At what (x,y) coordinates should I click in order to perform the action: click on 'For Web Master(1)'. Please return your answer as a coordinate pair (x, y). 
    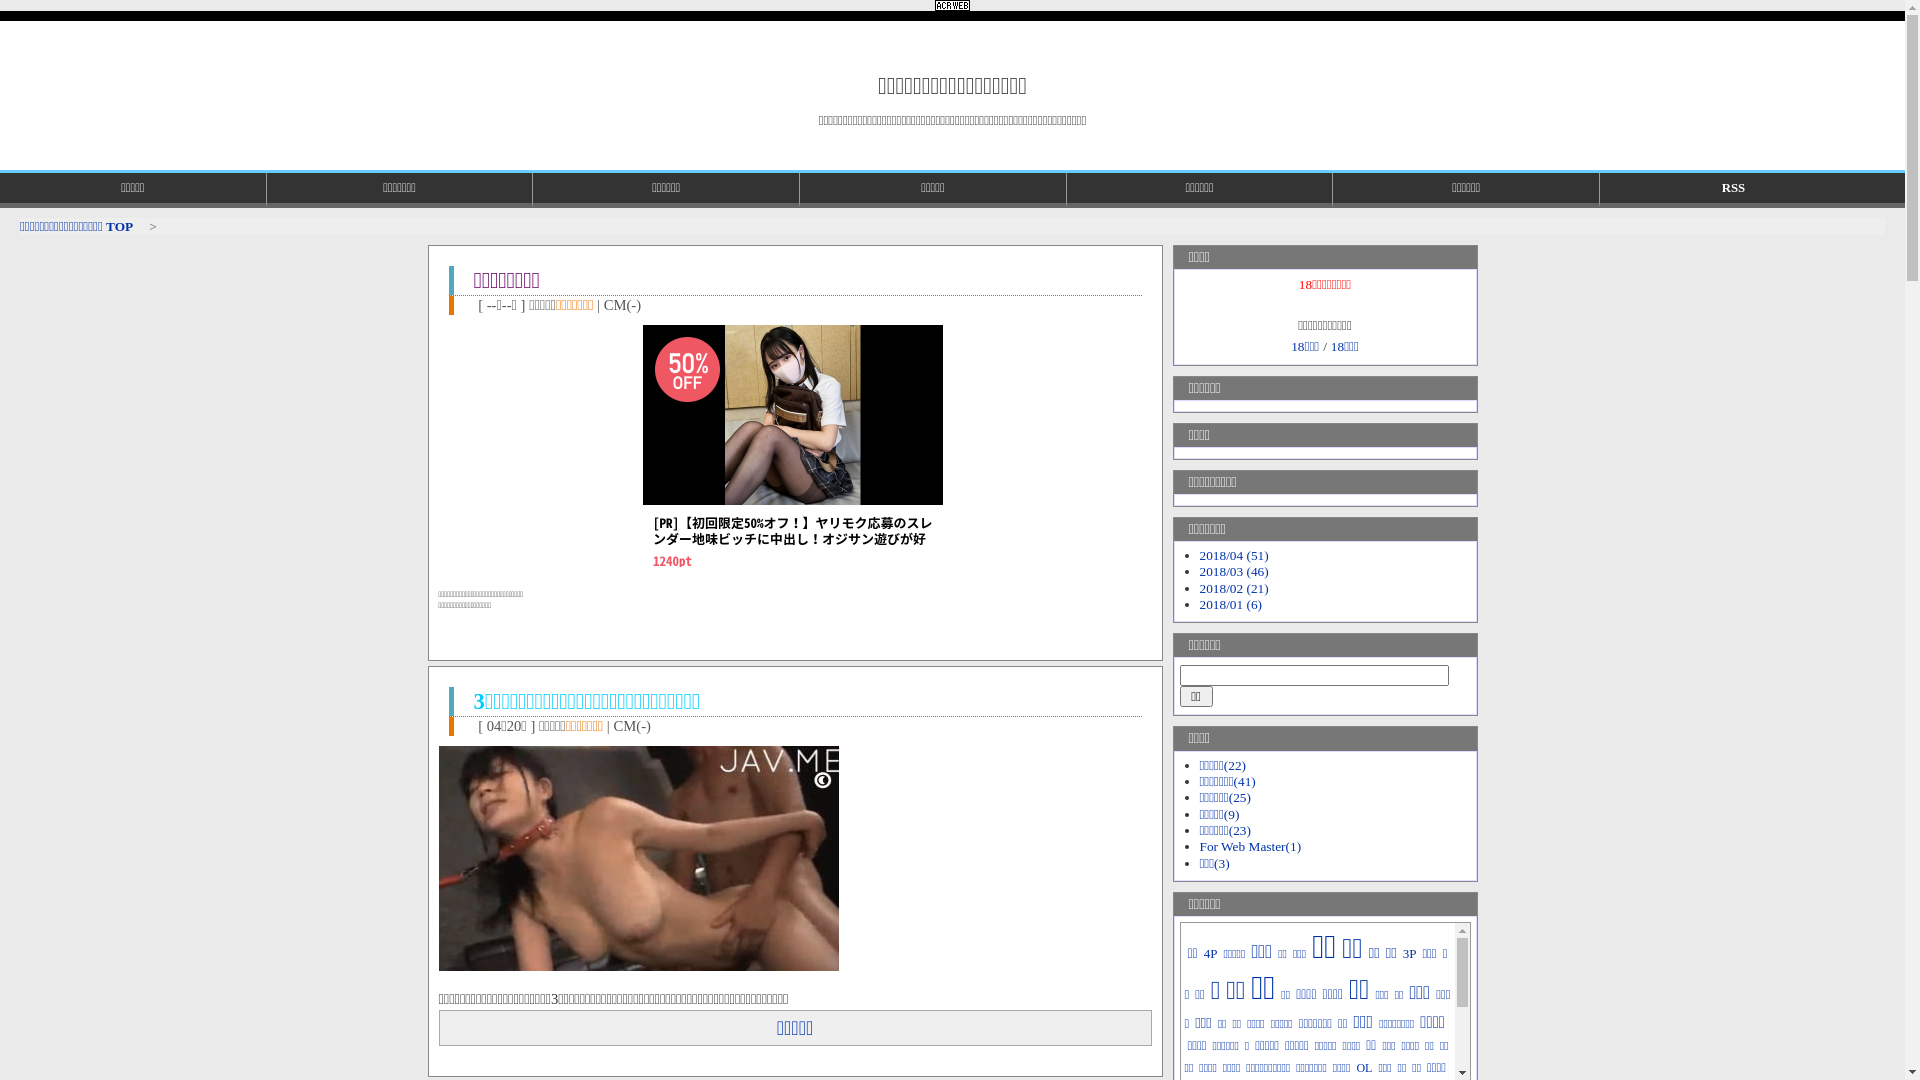
    Looking at the image, I should click on (1250, 846).